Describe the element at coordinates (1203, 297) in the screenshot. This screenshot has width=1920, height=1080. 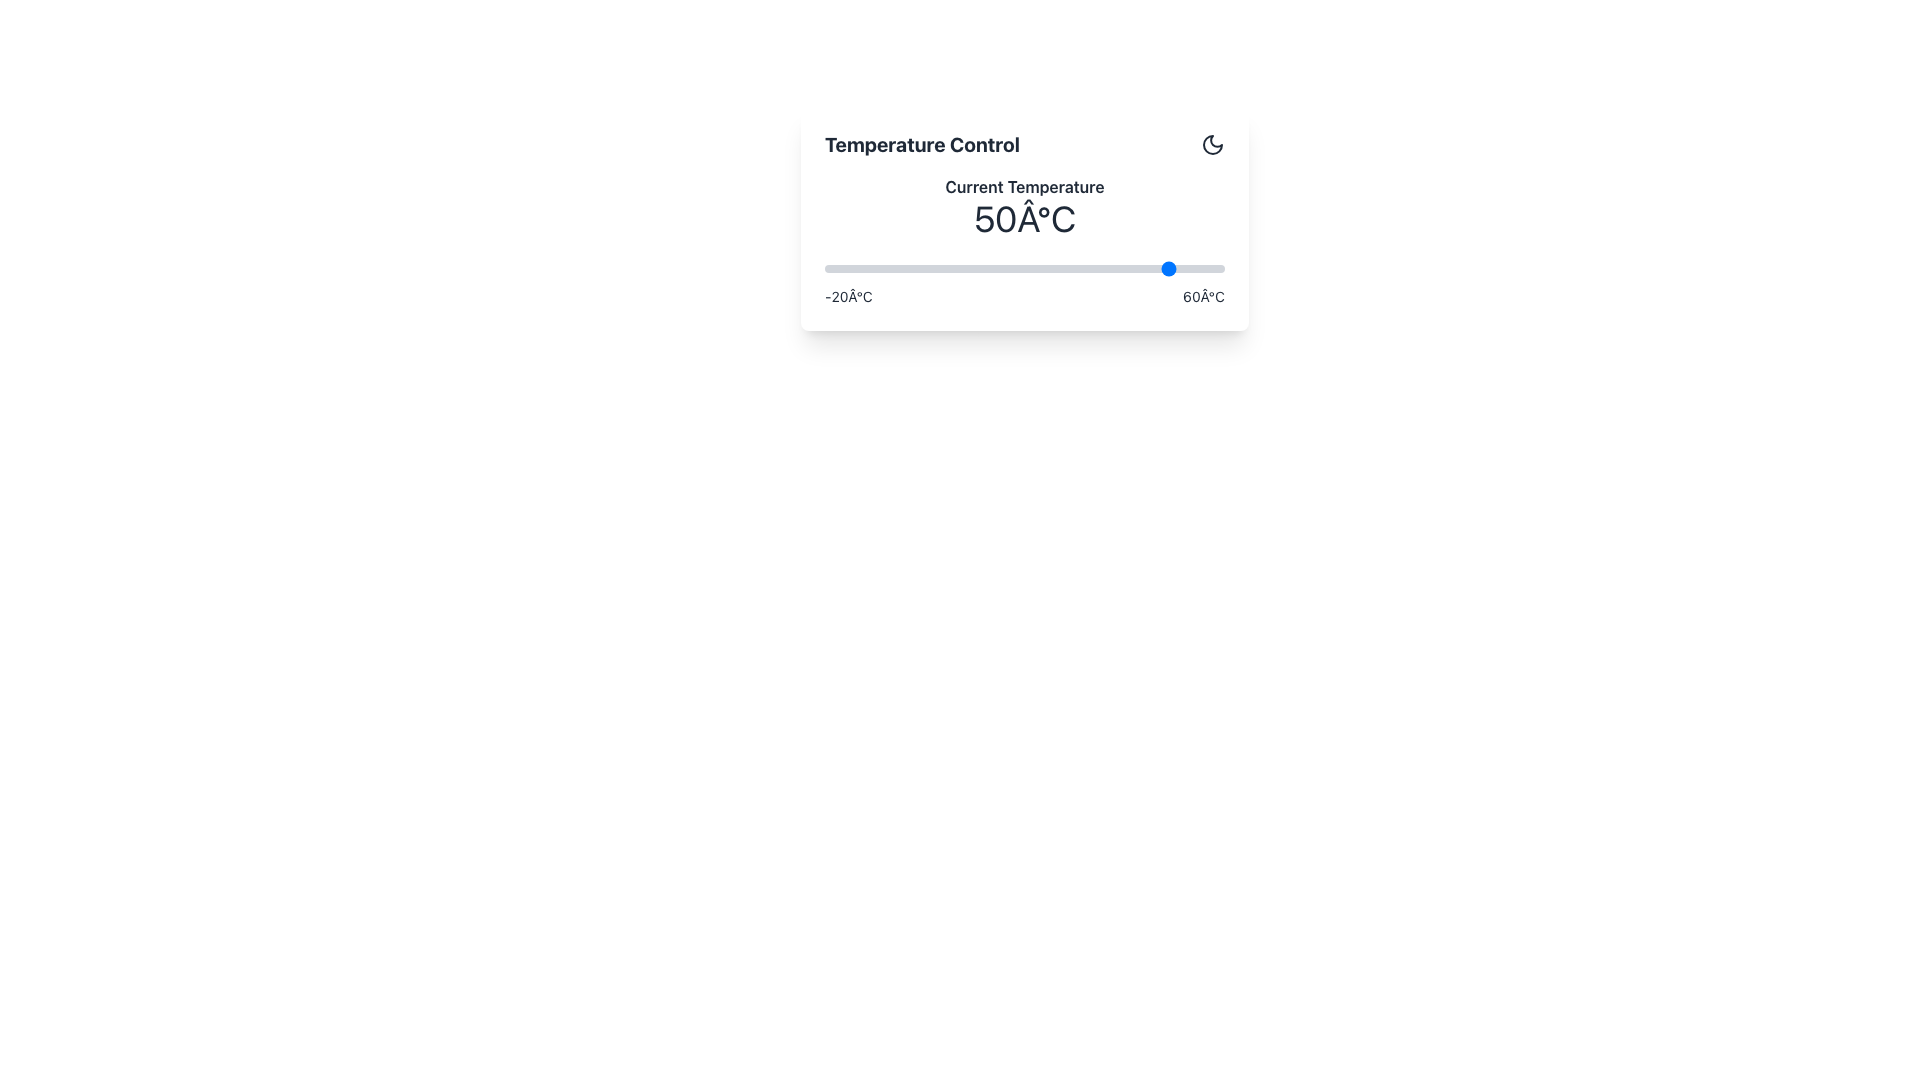
I see `displayed text '60°C' from the text label on the far right side of the temperature range bar` at that location.